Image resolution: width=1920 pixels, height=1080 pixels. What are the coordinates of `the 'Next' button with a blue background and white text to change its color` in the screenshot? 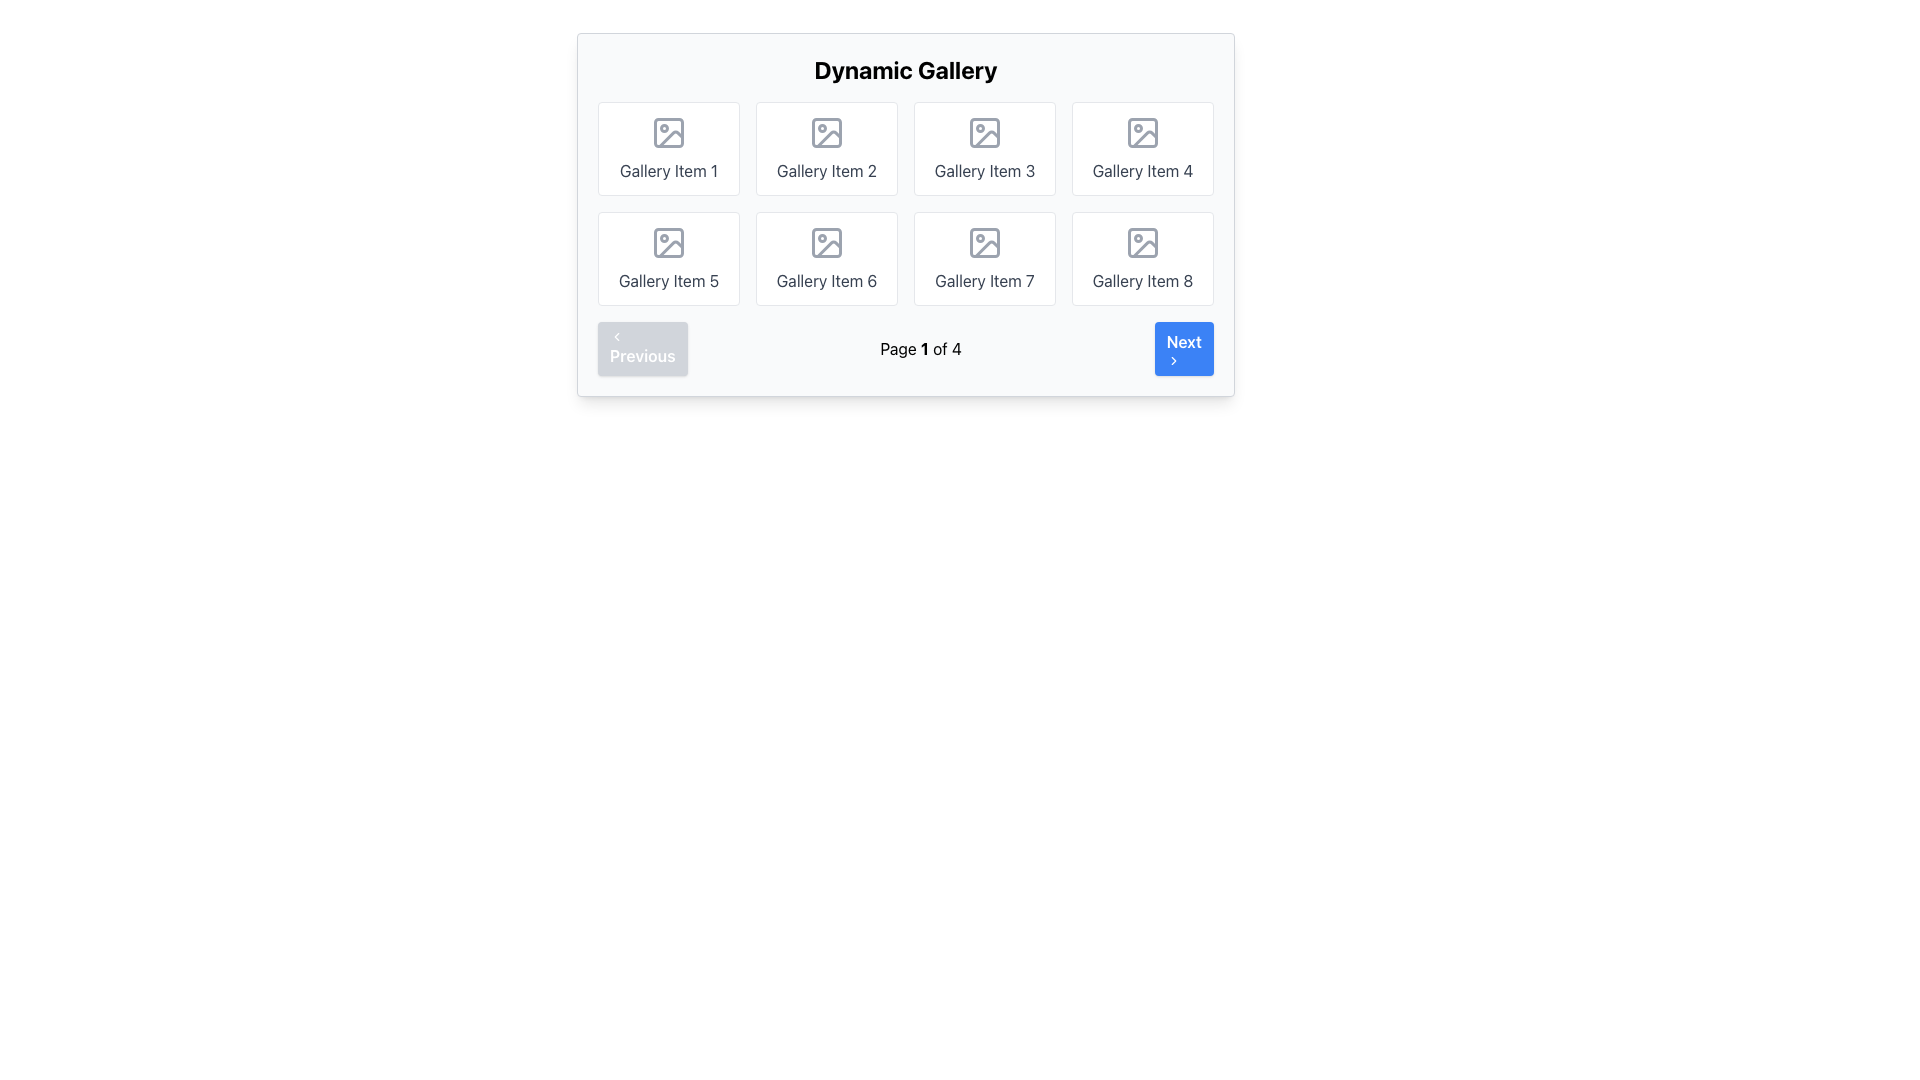 It's located at (1184, 347).